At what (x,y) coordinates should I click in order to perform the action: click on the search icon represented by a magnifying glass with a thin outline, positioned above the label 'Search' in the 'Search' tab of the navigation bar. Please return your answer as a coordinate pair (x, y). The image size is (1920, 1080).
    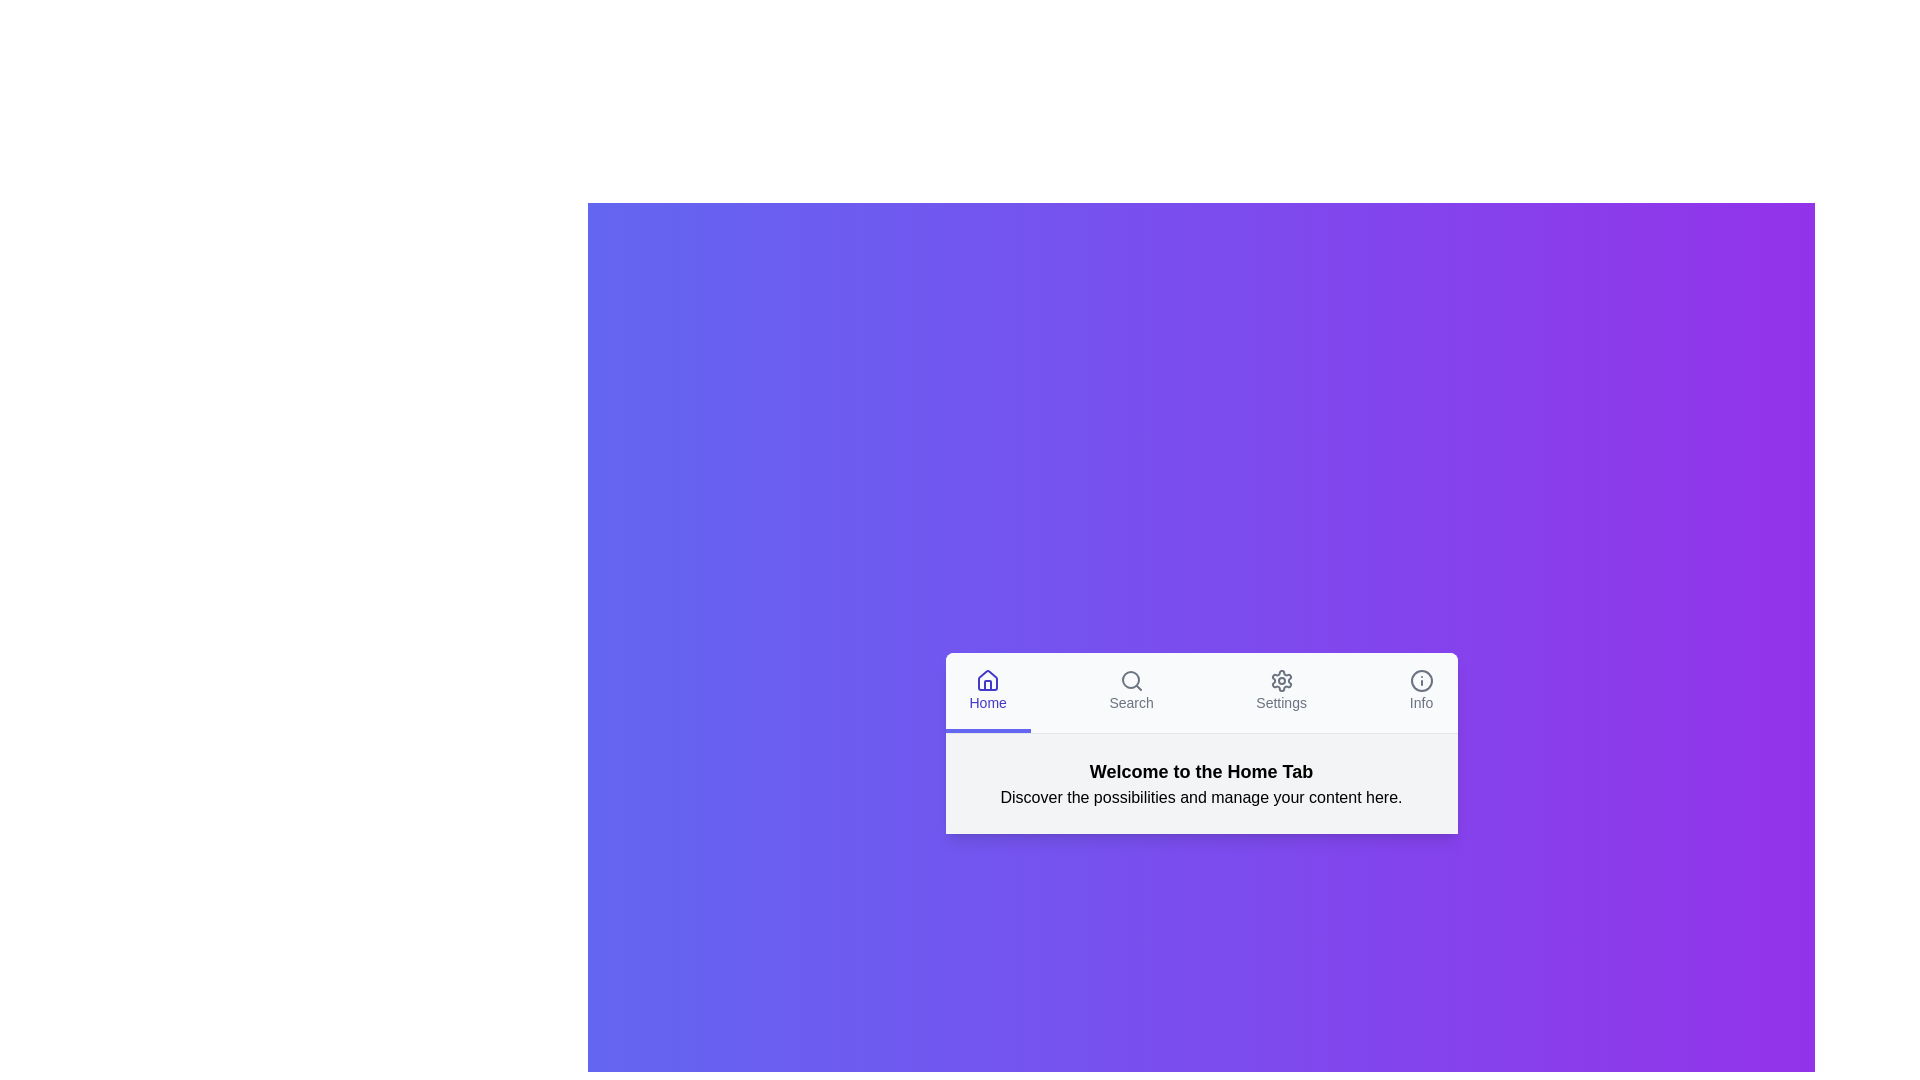
    Looking at the image, I should click on (1131, 679).